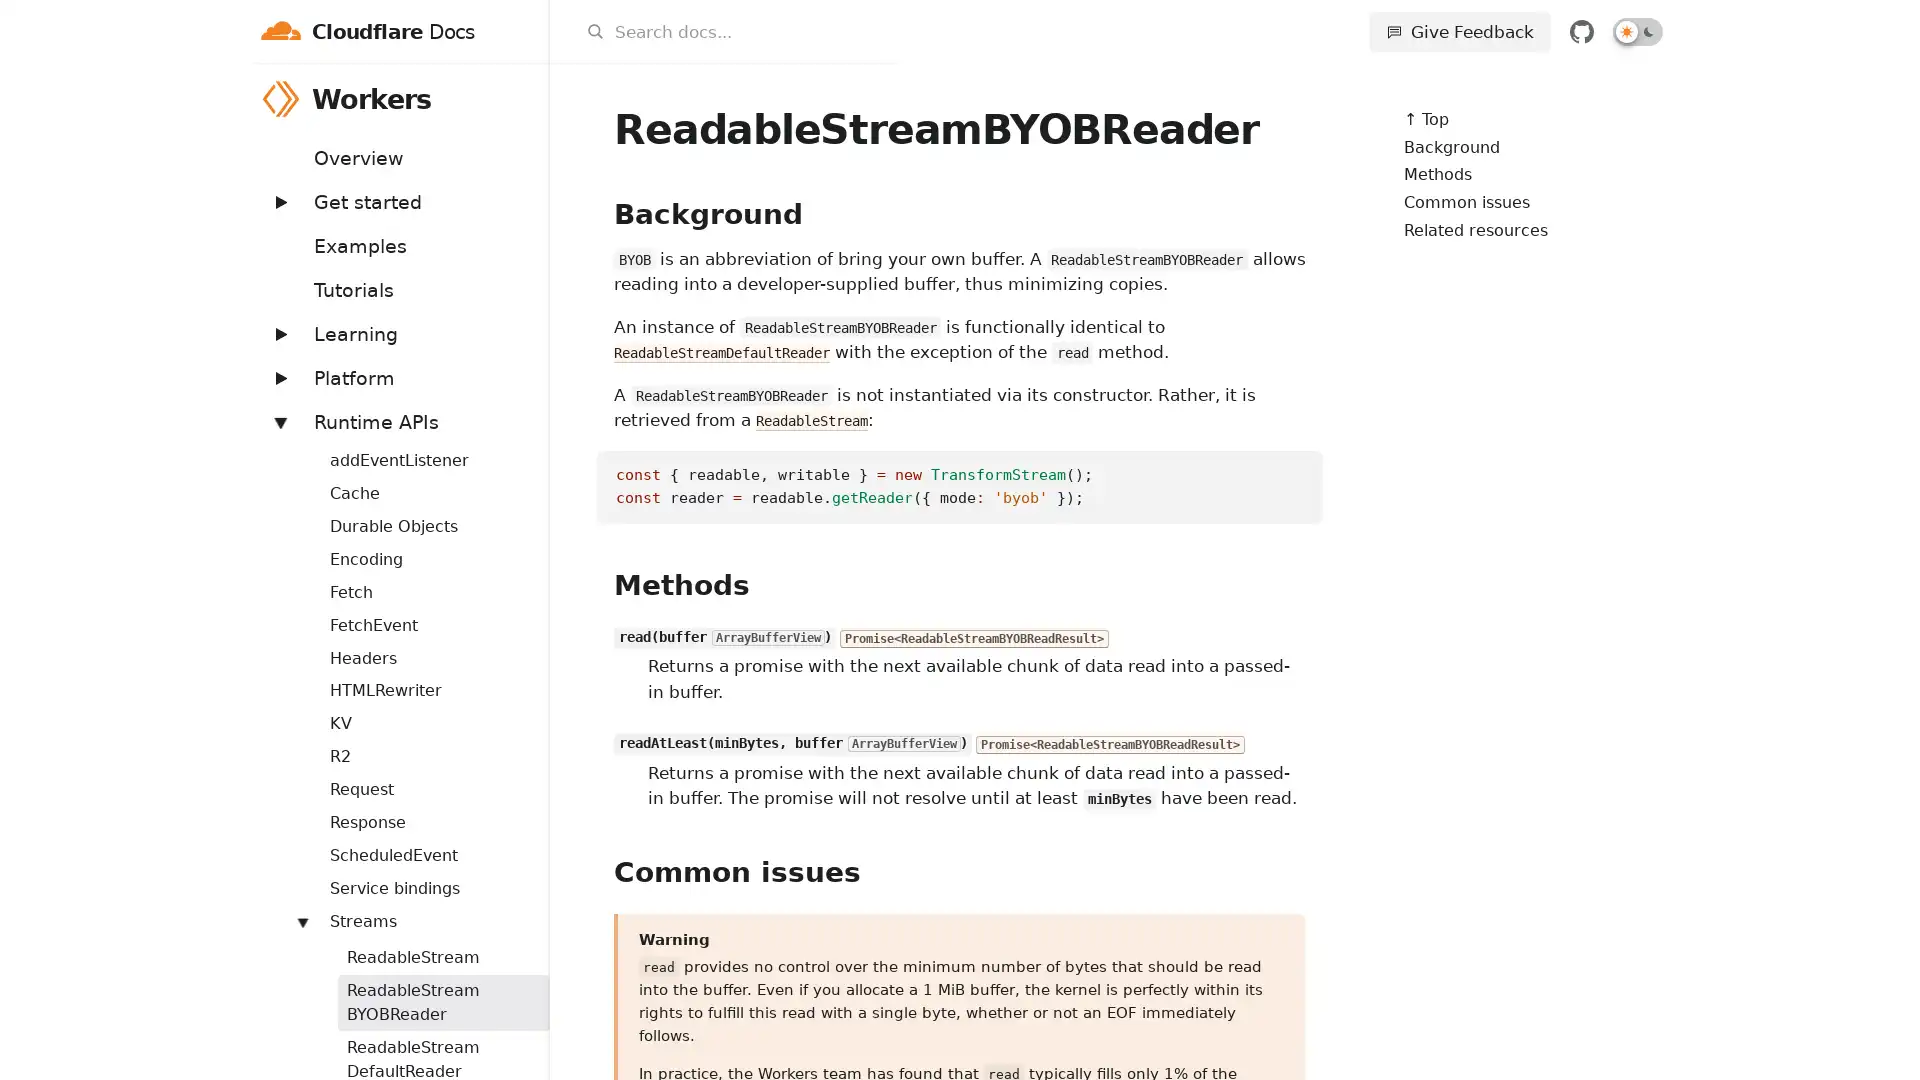  I want to click on Expand: Get started, so click(278, 201).